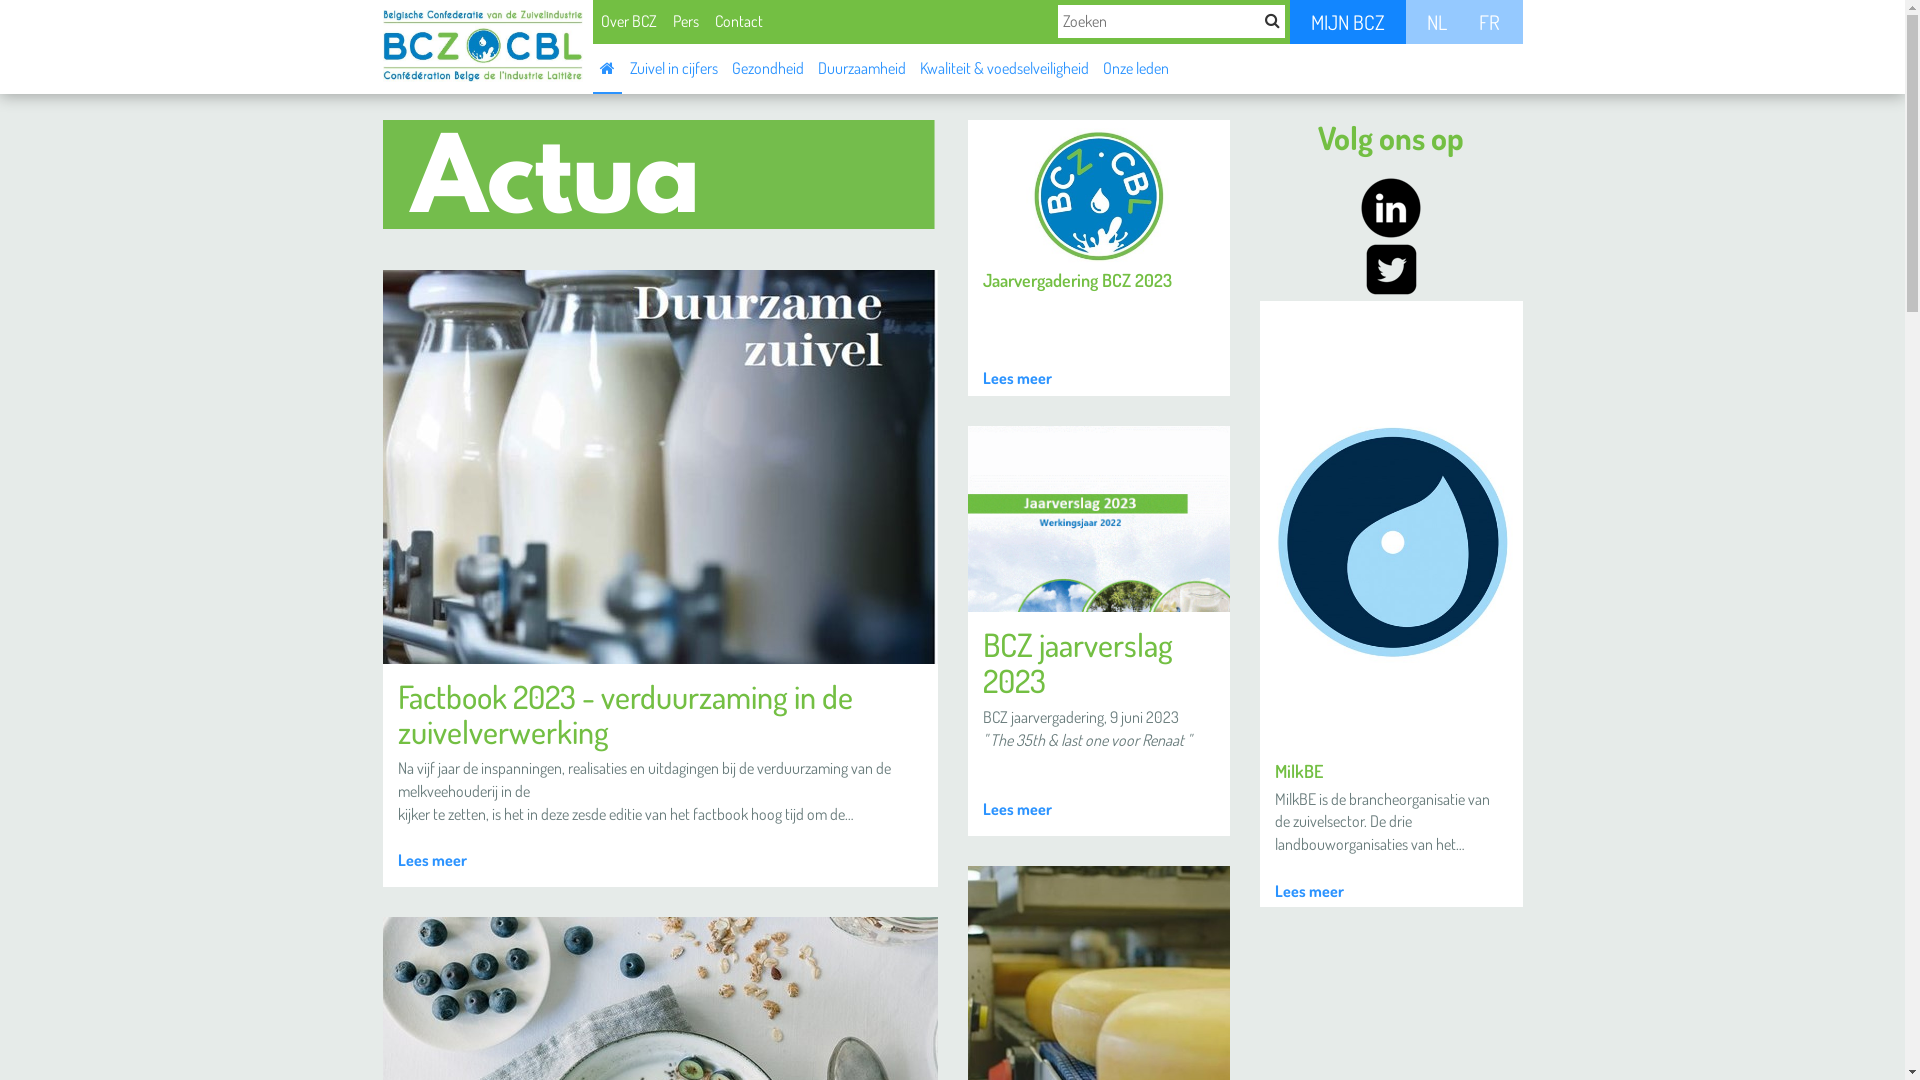  What do you see at coordinates (621, 65) in the screenshot?
I see `'Zuivel in cijfers'` at bounding box center [621, 65].